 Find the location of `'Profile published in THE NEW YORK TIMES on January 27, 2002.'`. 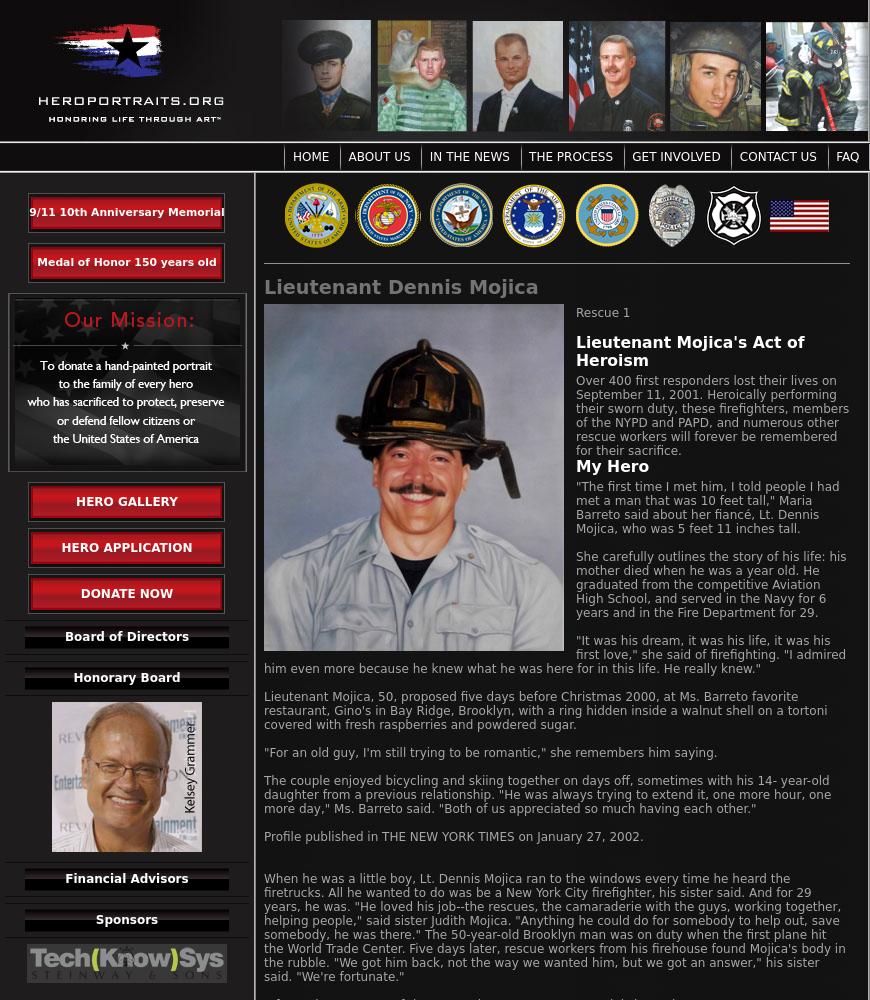

'Profile published in THE NEW YORK TIMES on January 27, 2002.' is located at coordinates (263, 835).